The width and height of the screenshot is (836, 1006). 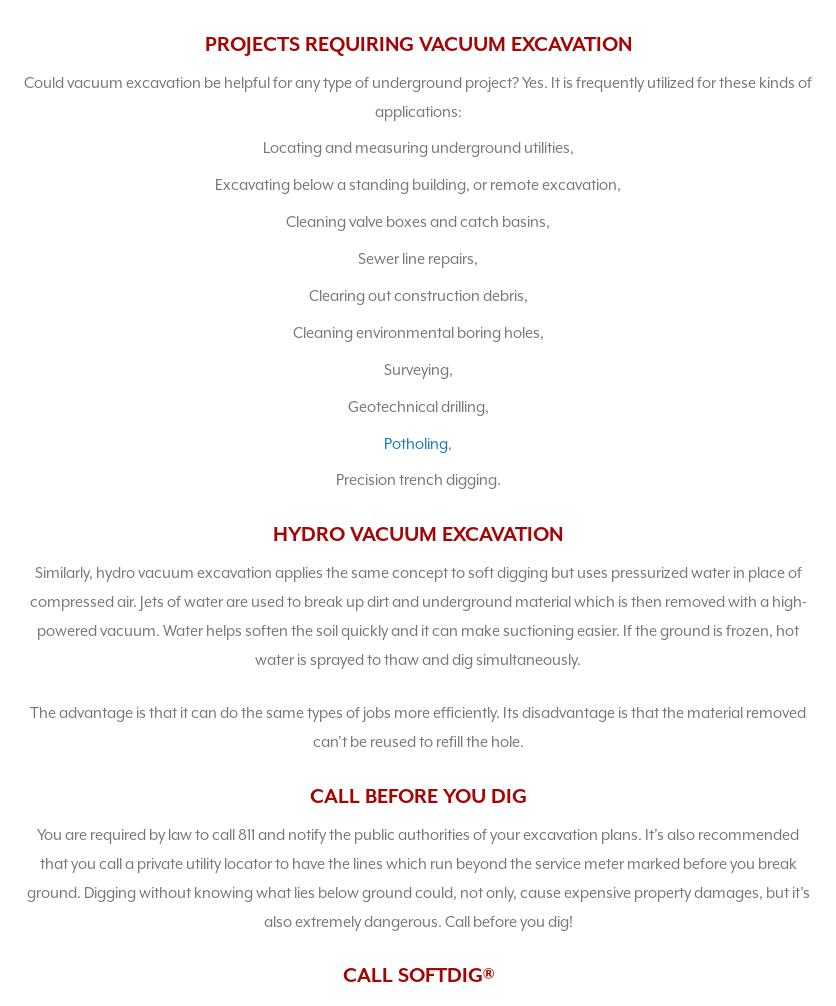 I want to click on 'Cleaning environmental boring holes,', so click(x=292, y=330).